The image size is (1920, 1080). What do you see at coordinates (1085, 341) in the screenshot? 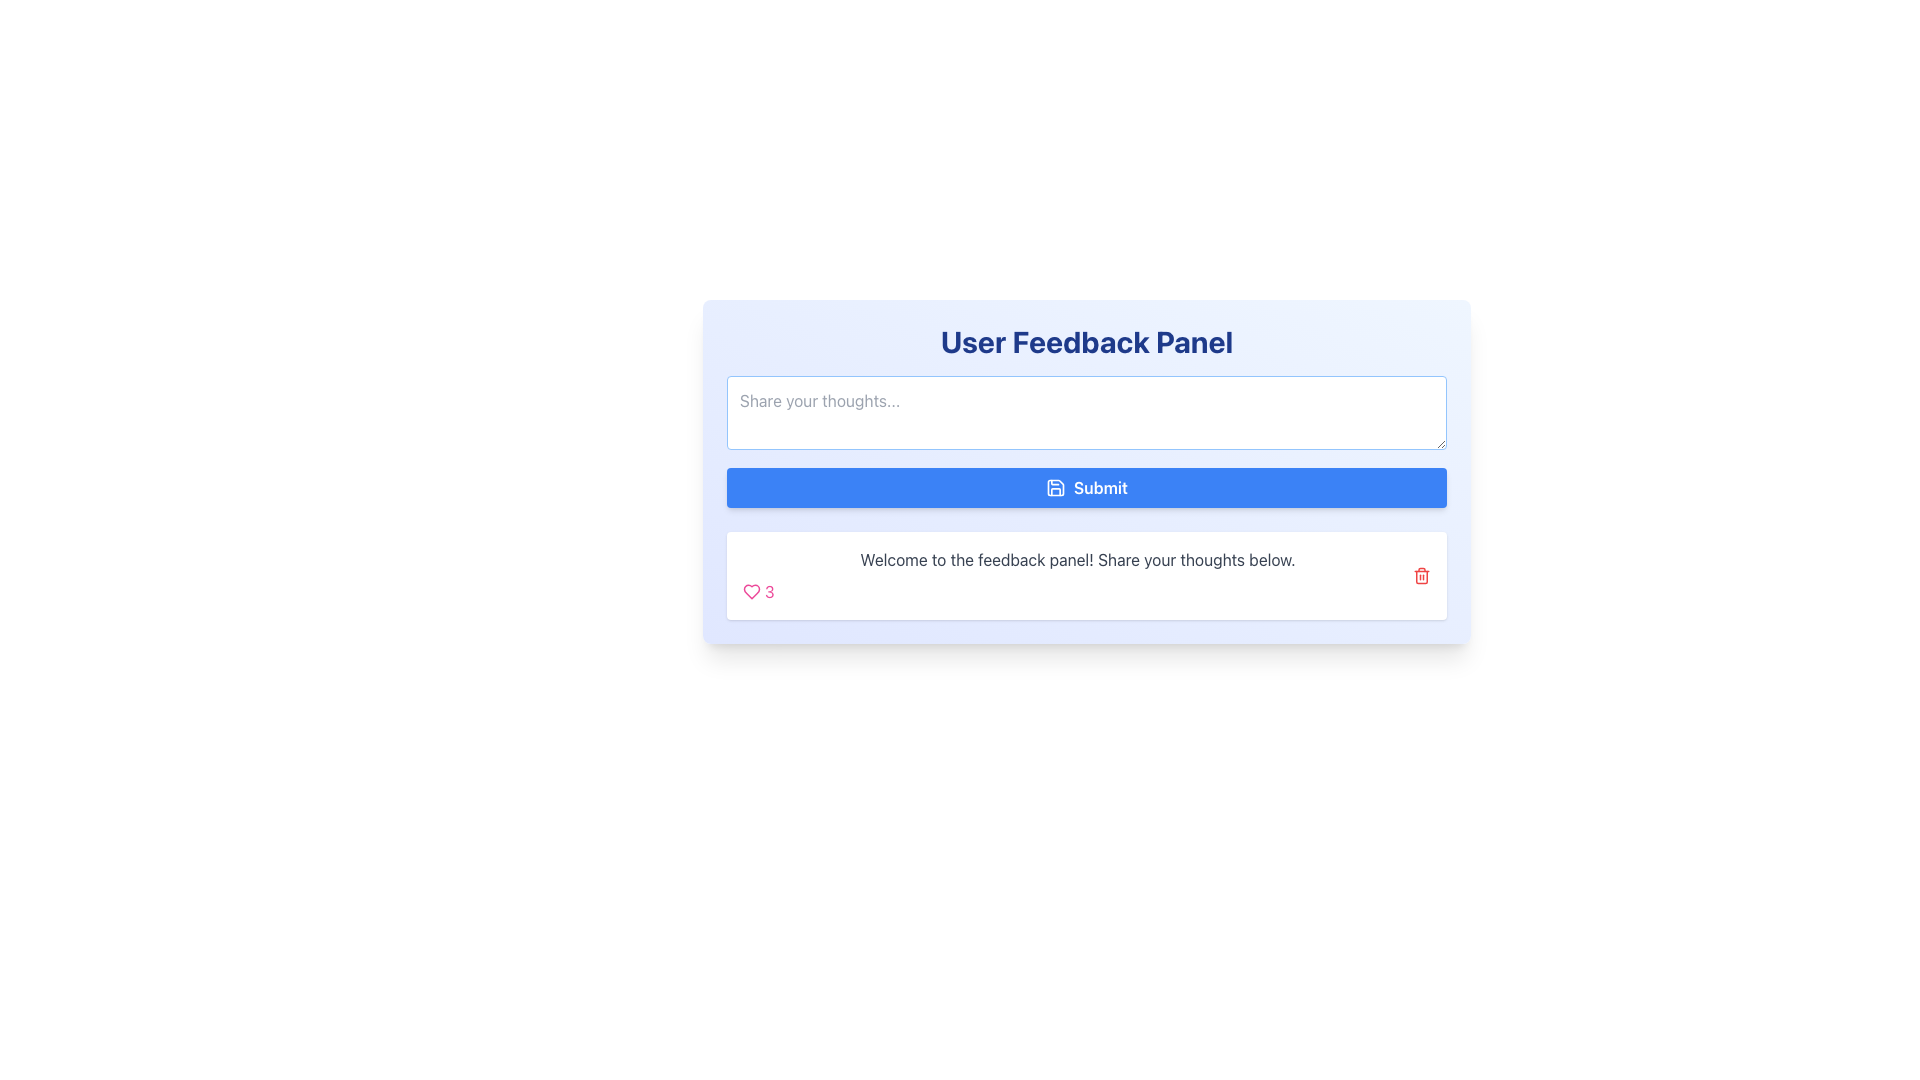
I see `the Text Label that serves as the title or header for the feedback panel, positioned directly above the text input field with the placeholder 'Share your thoughts...'` at bounding box center [1085, 341].